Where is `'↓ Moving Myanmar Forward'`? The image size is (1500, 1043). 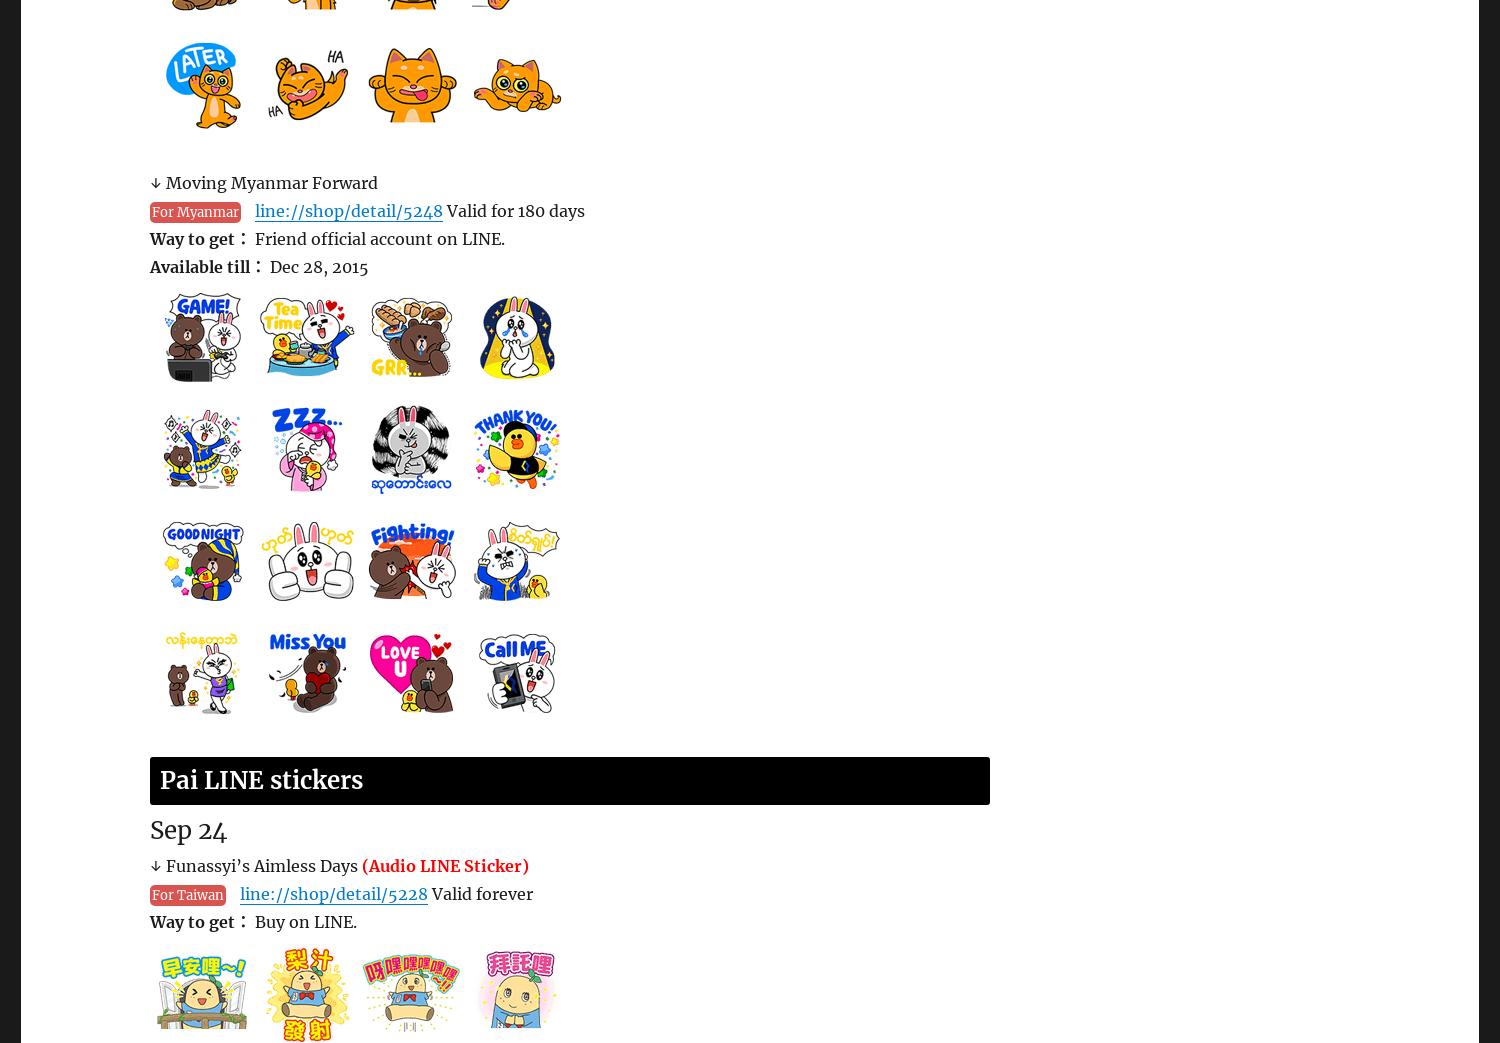
'↓ Moving Myanmar Forward' is located at coordinates (264, 182).